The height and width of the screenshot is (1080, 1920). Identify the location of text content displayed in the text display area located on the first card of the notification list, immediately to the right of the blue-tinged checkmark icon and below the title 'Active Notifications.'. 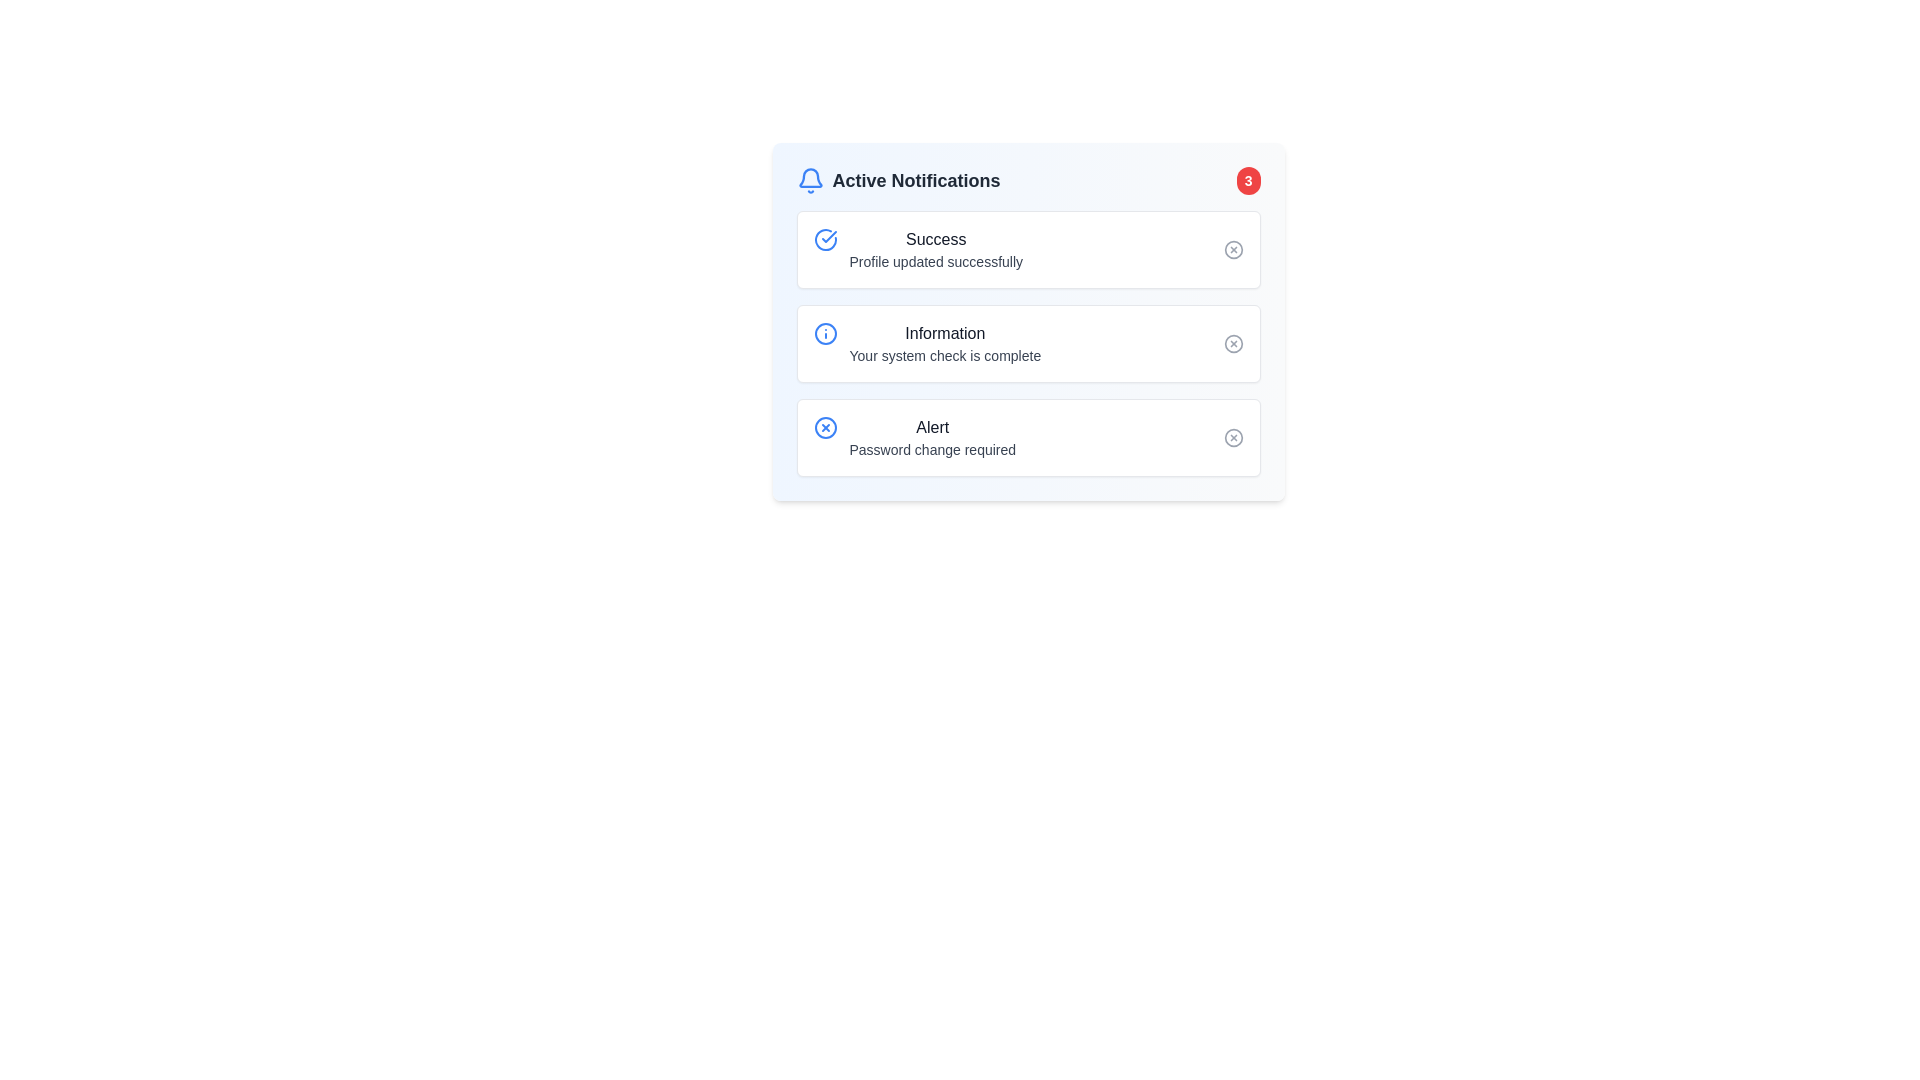
(935, 249).